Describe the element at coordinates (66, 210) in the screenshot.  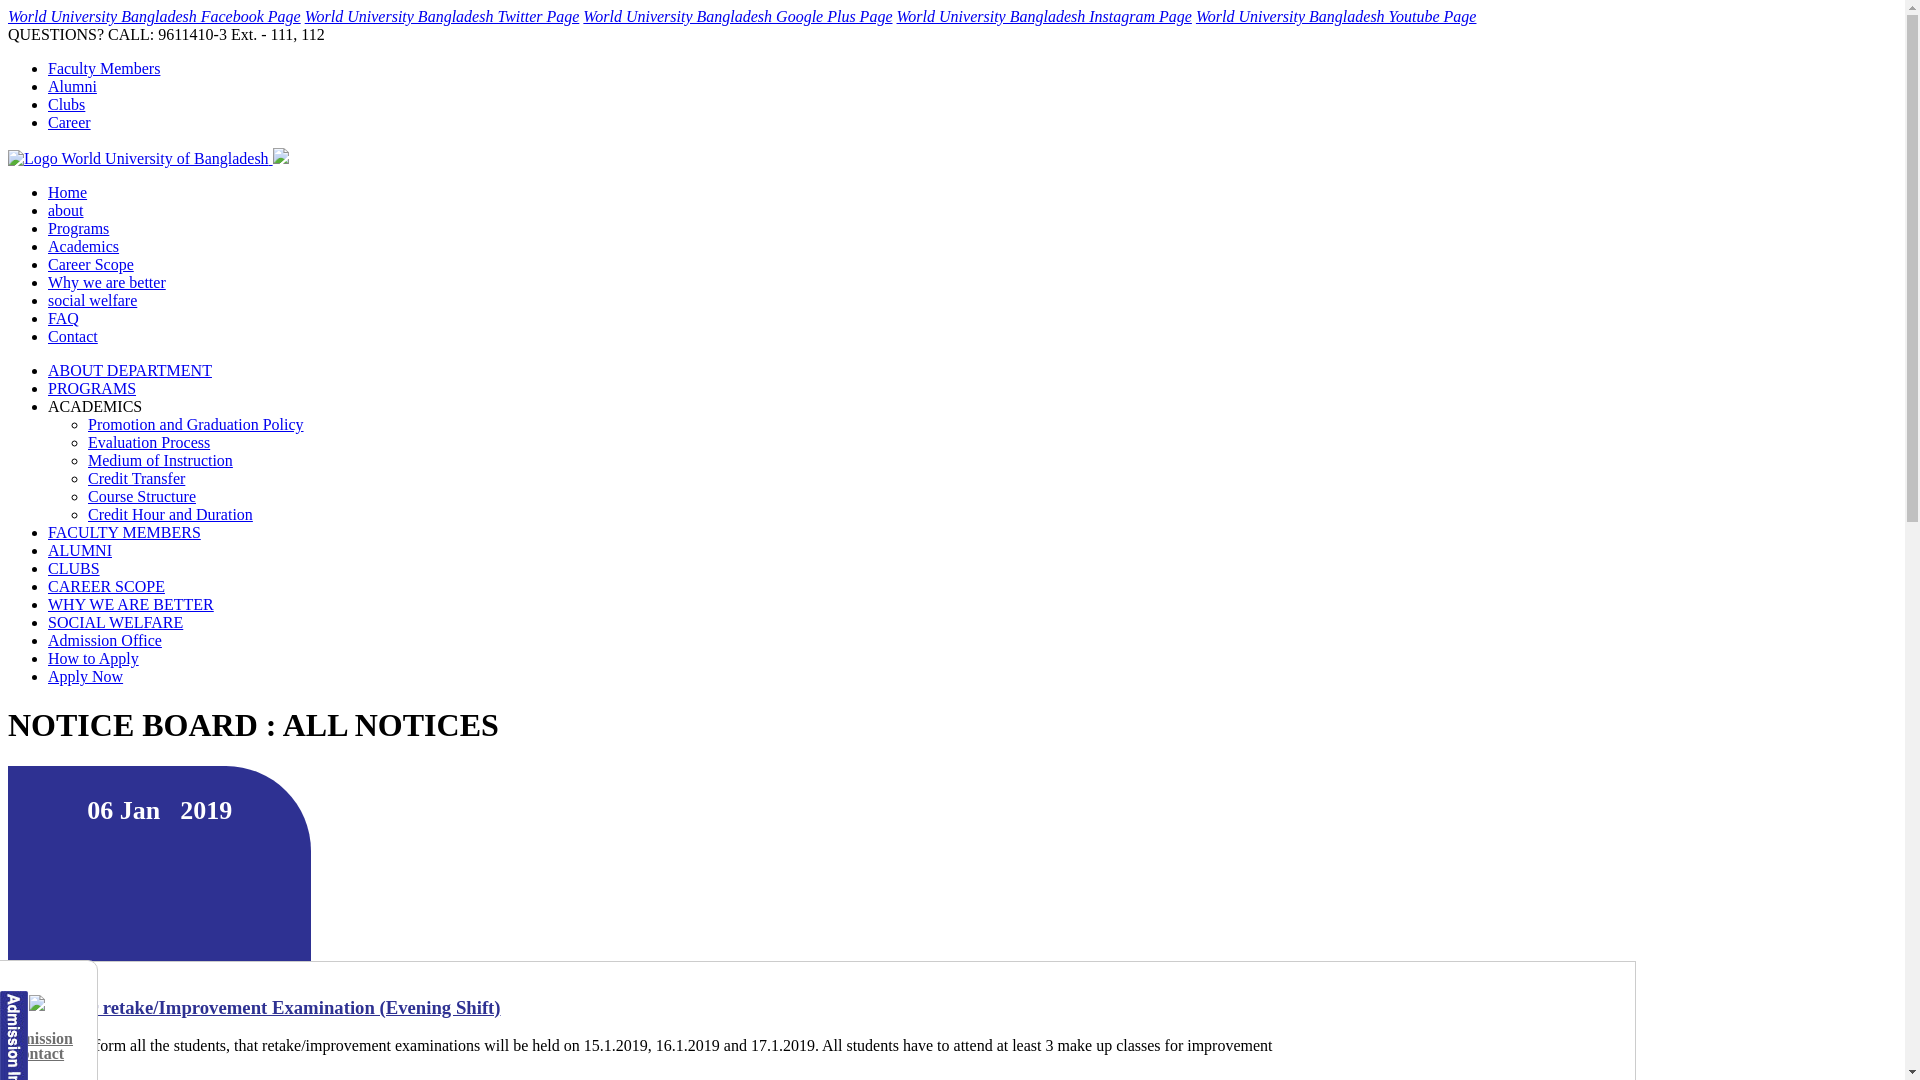
I see `'about'` at that location.